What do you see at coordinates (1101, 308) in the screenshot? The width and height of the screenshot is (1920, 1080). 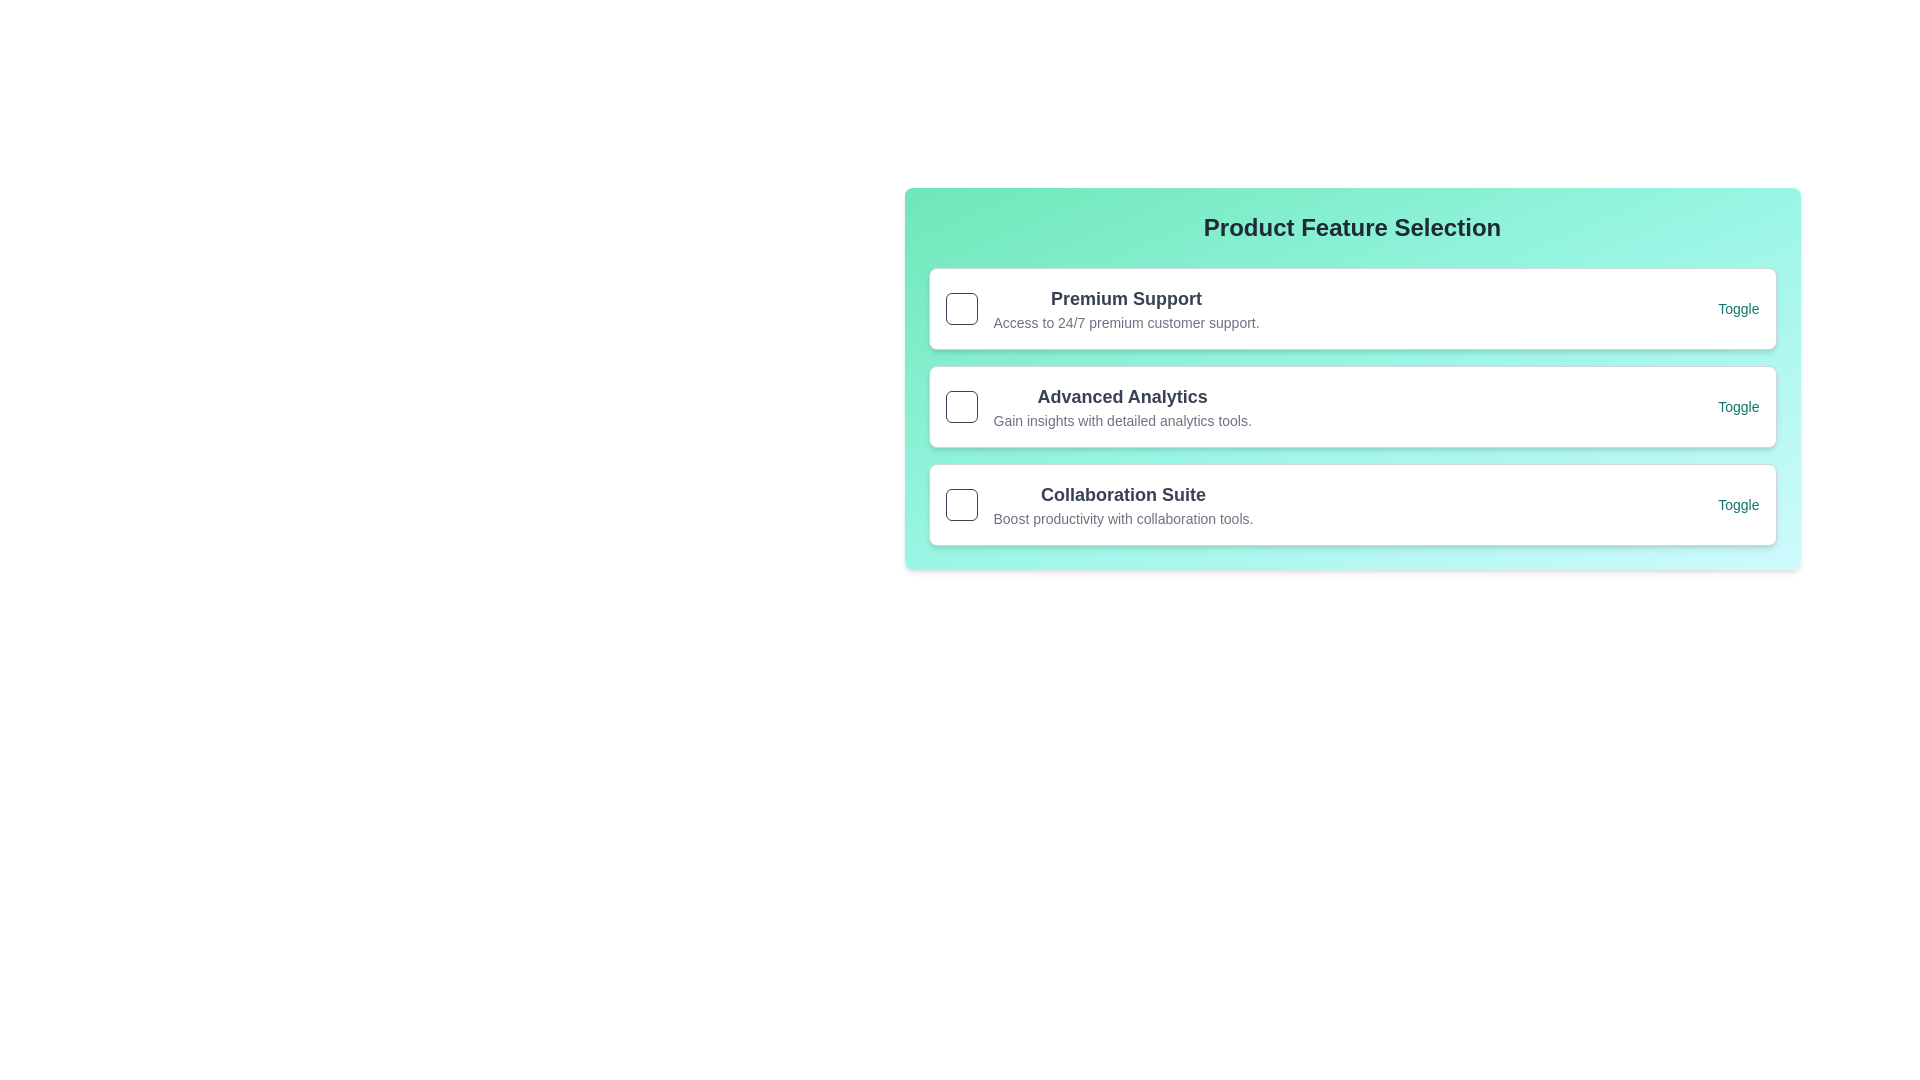 I see `descriptive text label for the 'Premium Support' feature located on the left side of the interface, positioned above the 'Toggle' option and following the checkbox` at bounding box center [1101, 308].